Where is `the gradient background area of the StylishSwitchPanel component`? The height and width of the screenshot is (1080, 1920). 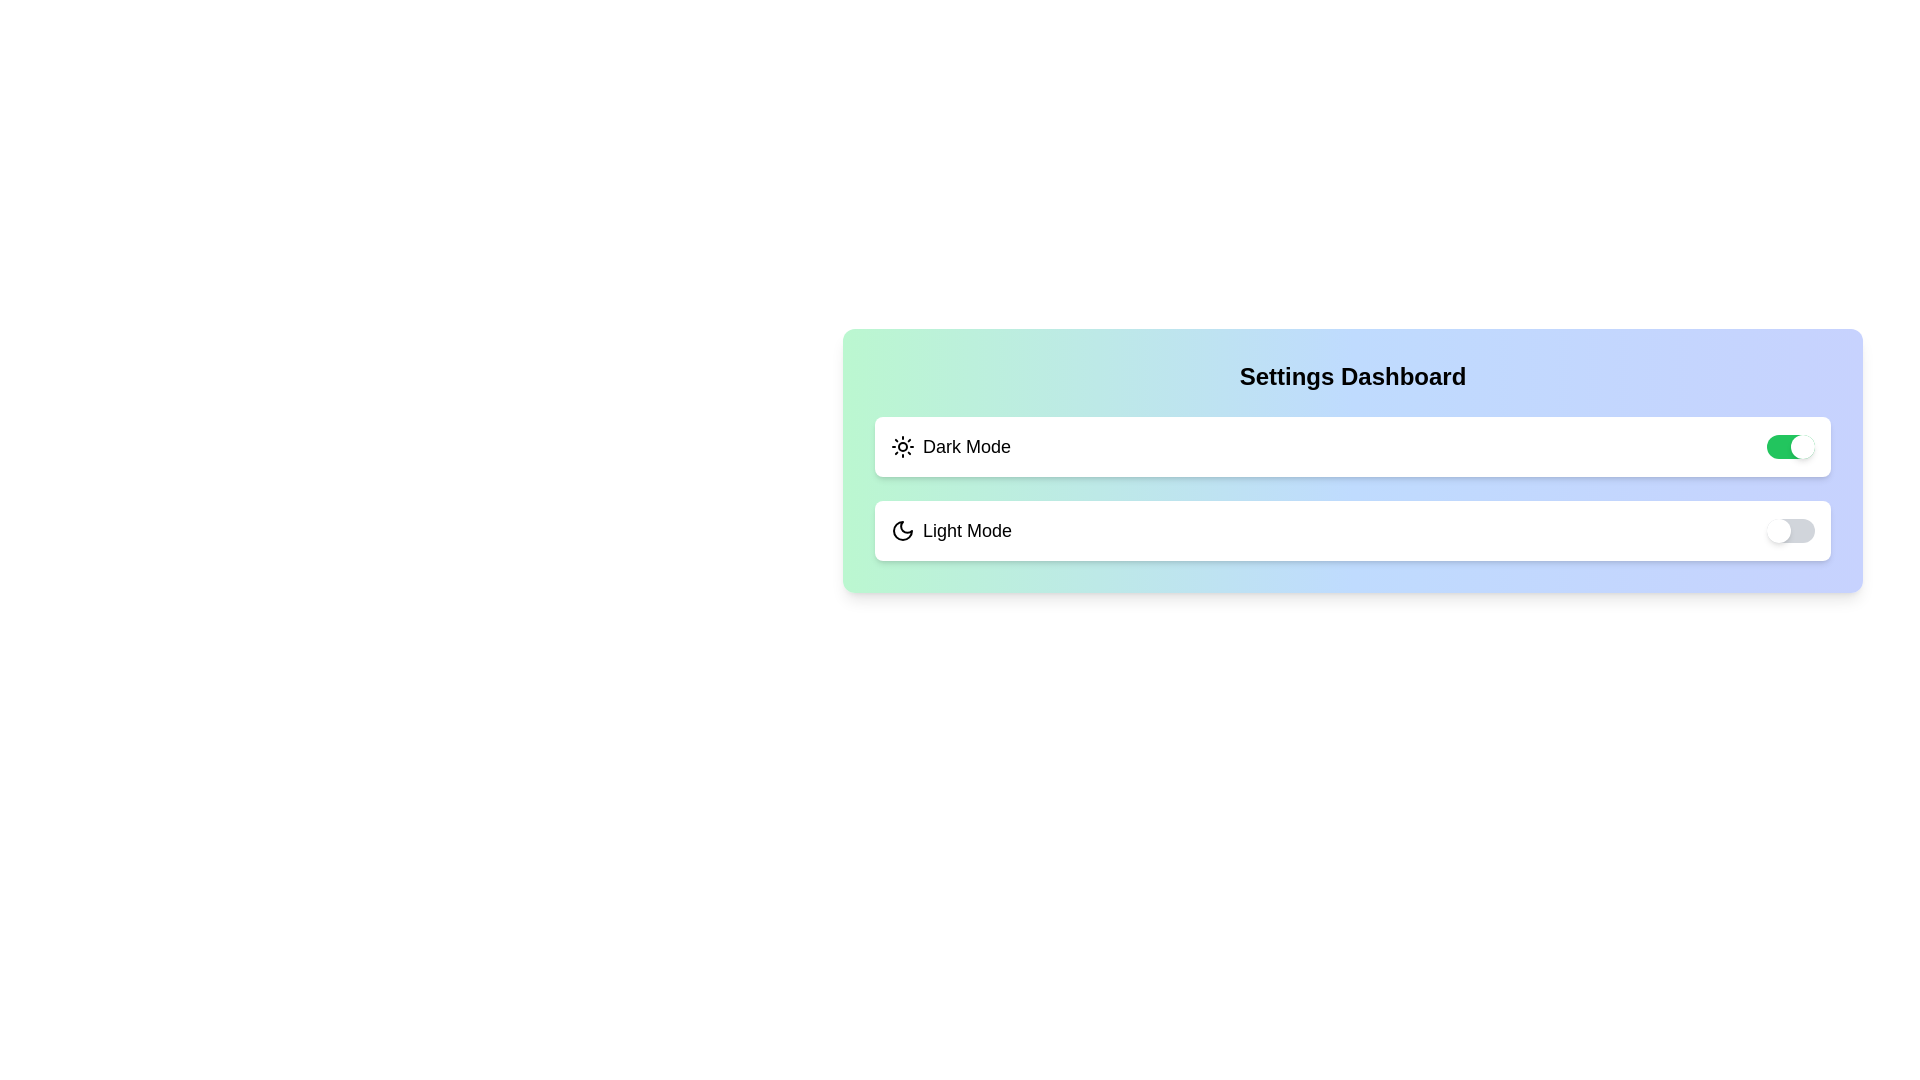
the gradient background area of the StylishSwitchPanel component is located at coordinates (843, 327).